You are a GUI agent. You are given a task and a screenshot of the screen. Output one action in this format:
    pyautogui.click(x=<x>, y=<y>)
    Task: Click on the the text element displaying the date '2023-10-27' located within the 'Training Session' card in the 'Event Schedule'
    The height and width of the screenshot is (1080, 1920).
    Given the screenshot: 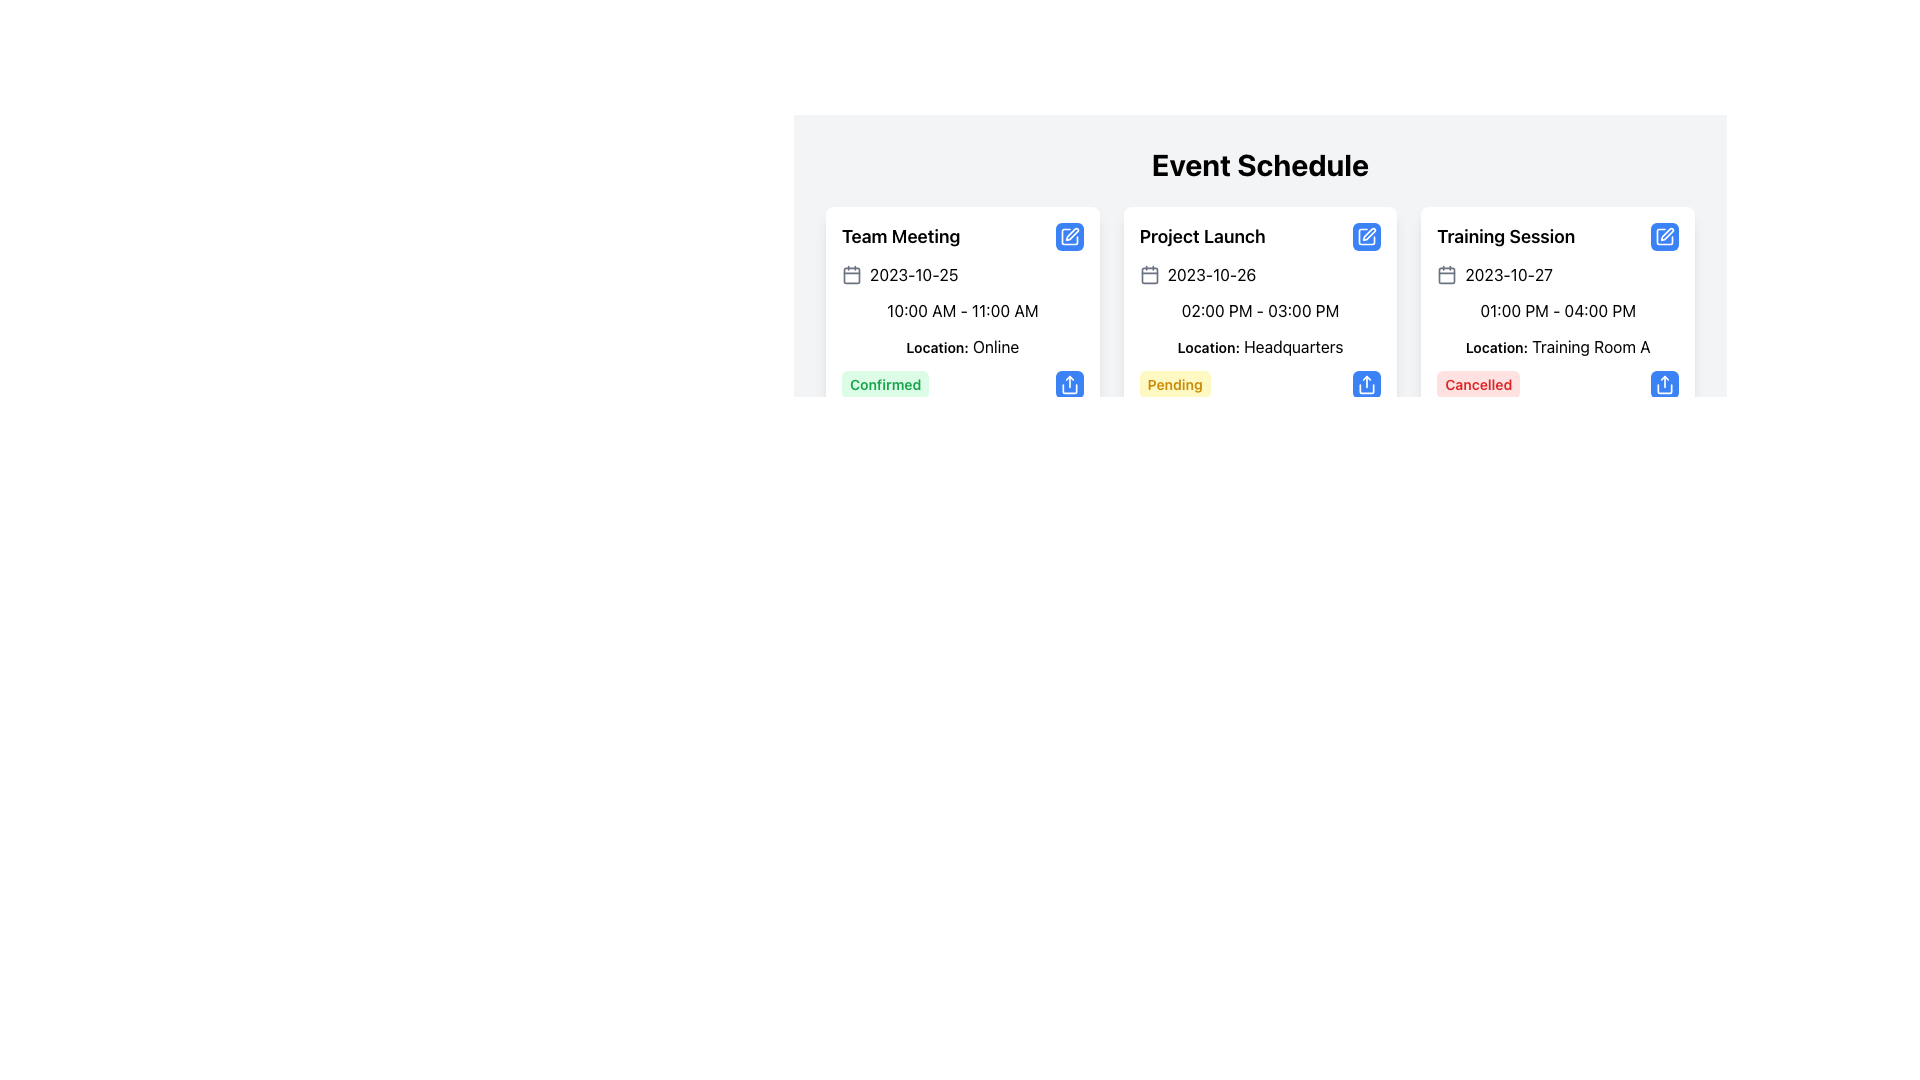 What is the action you would take?
    pyautogui.click(x=1509, y=274)
    